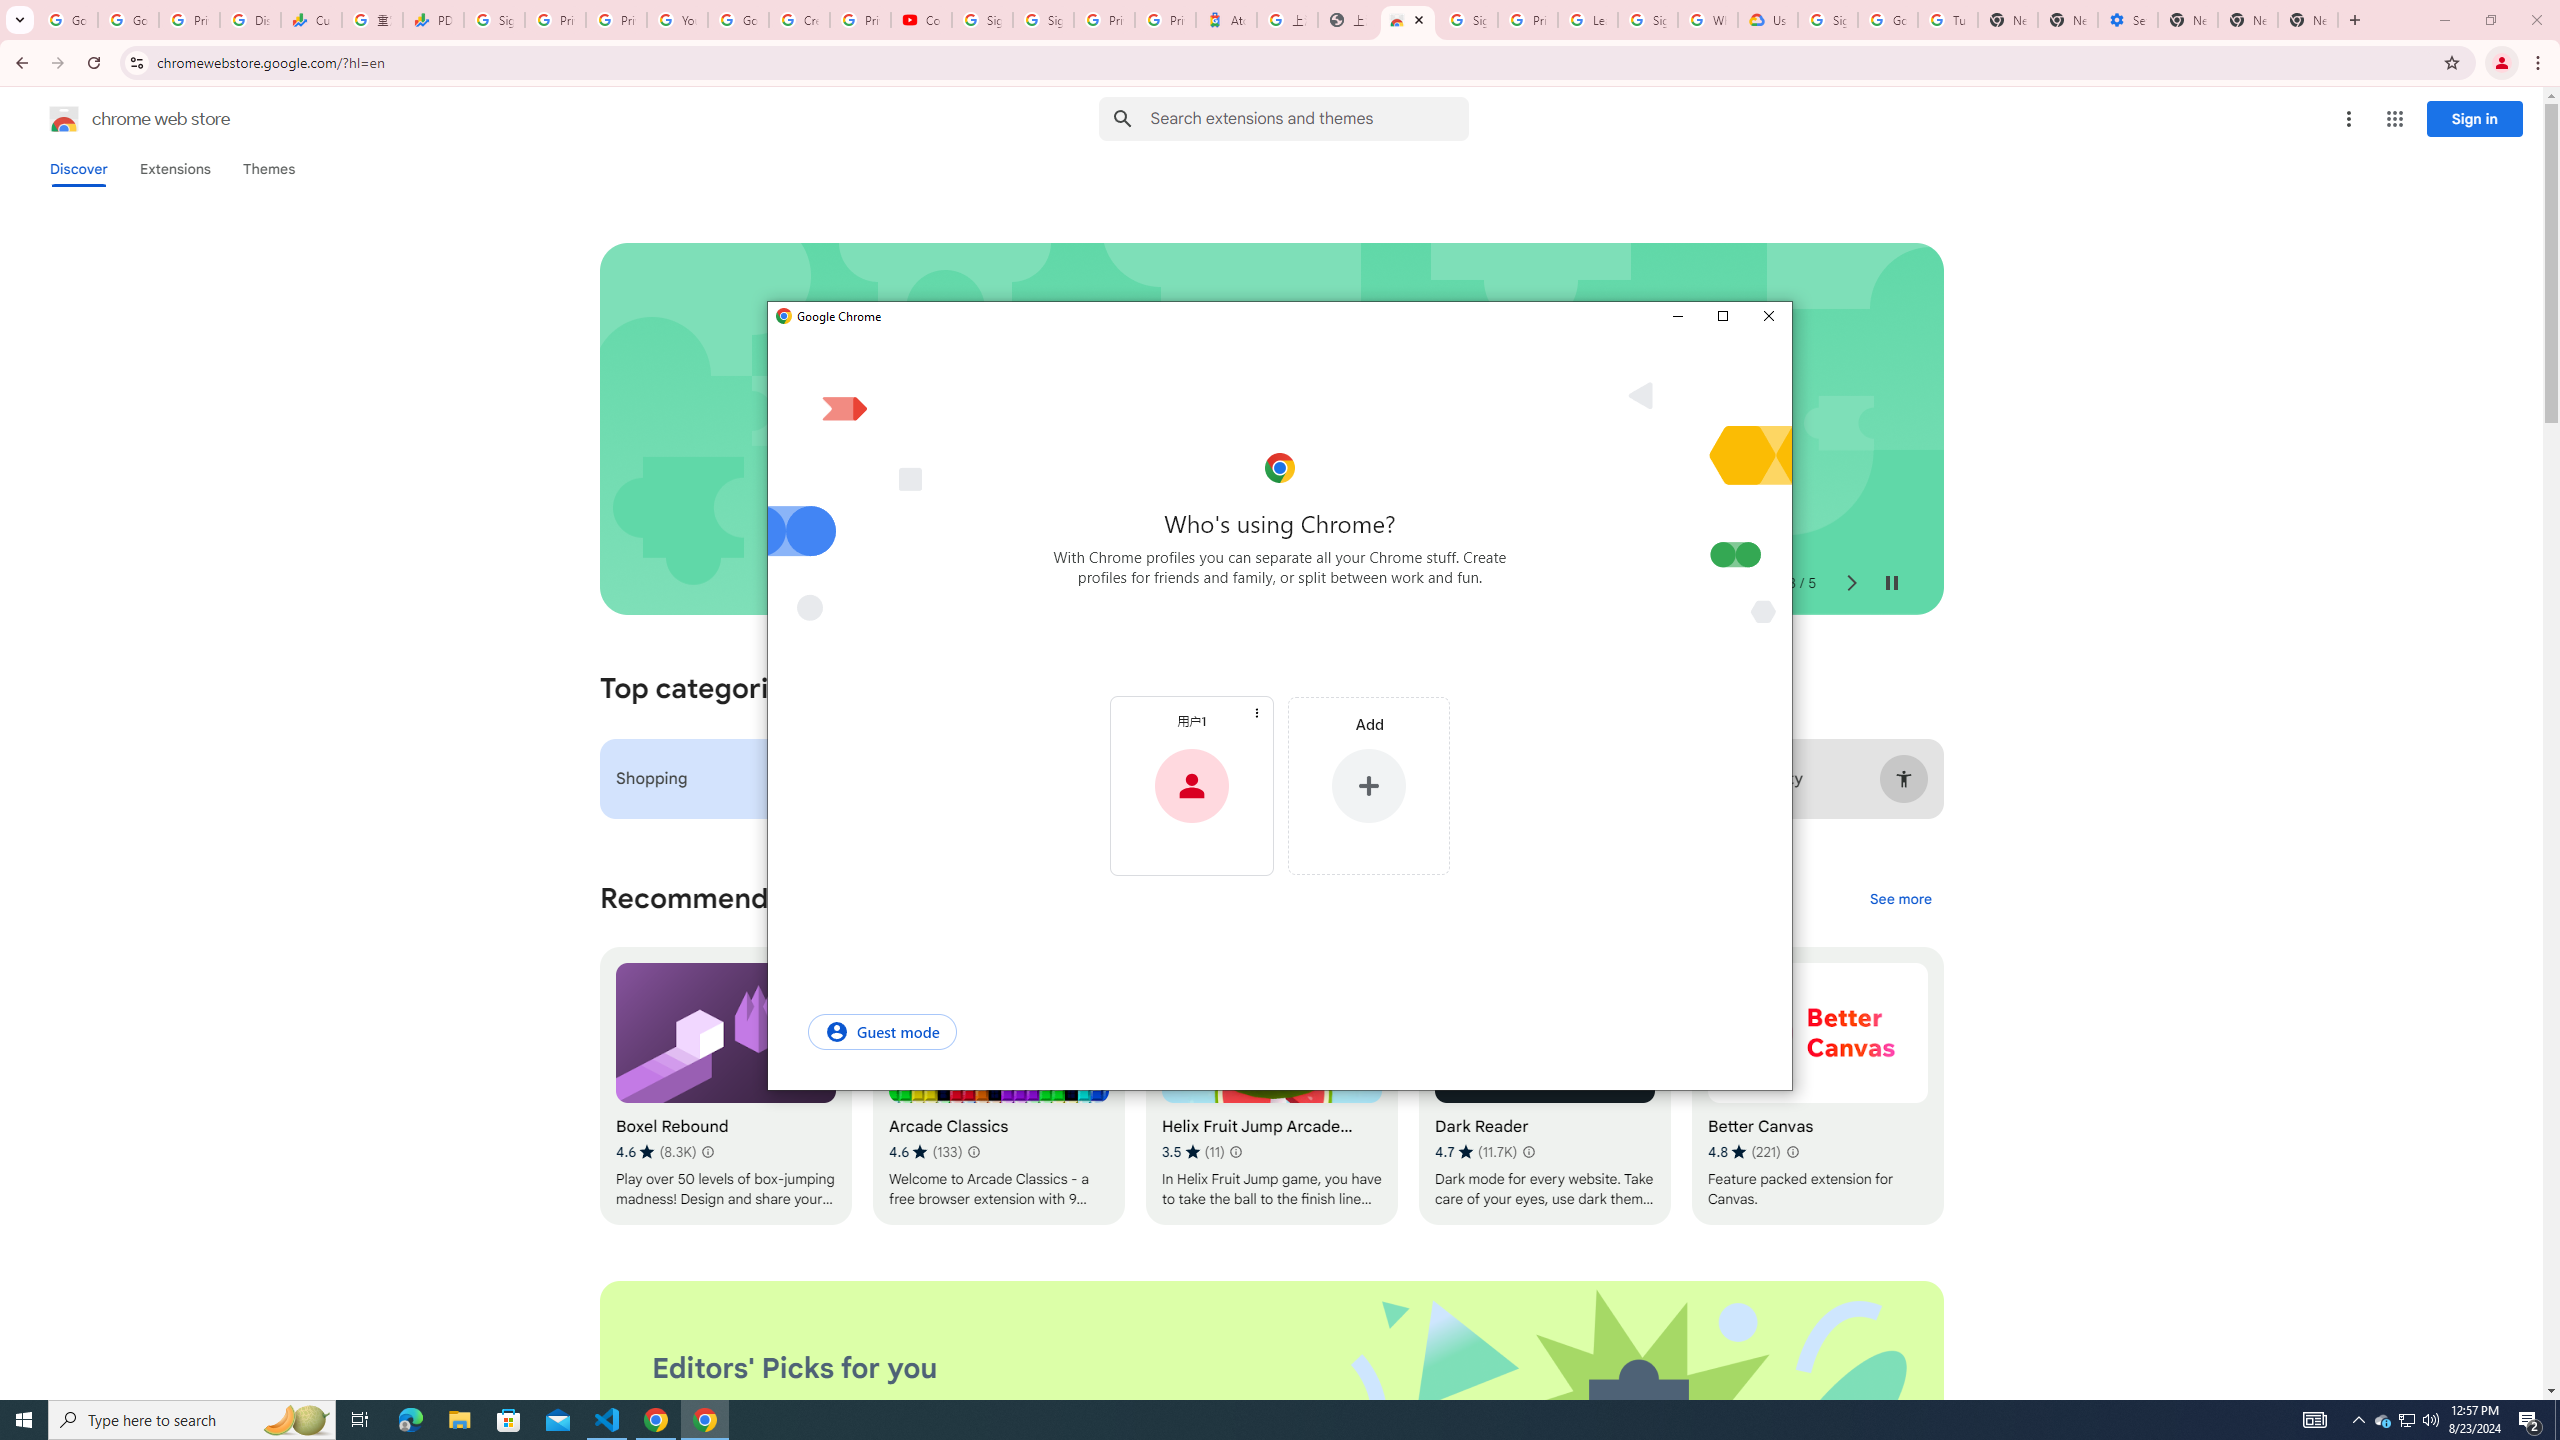 Image resolution: width=2560 pixels, height=1440 pixels. Describe the element at coordinates (310, 19) in the screenshot. I see `'Currencies - Google Finance'` at that location.